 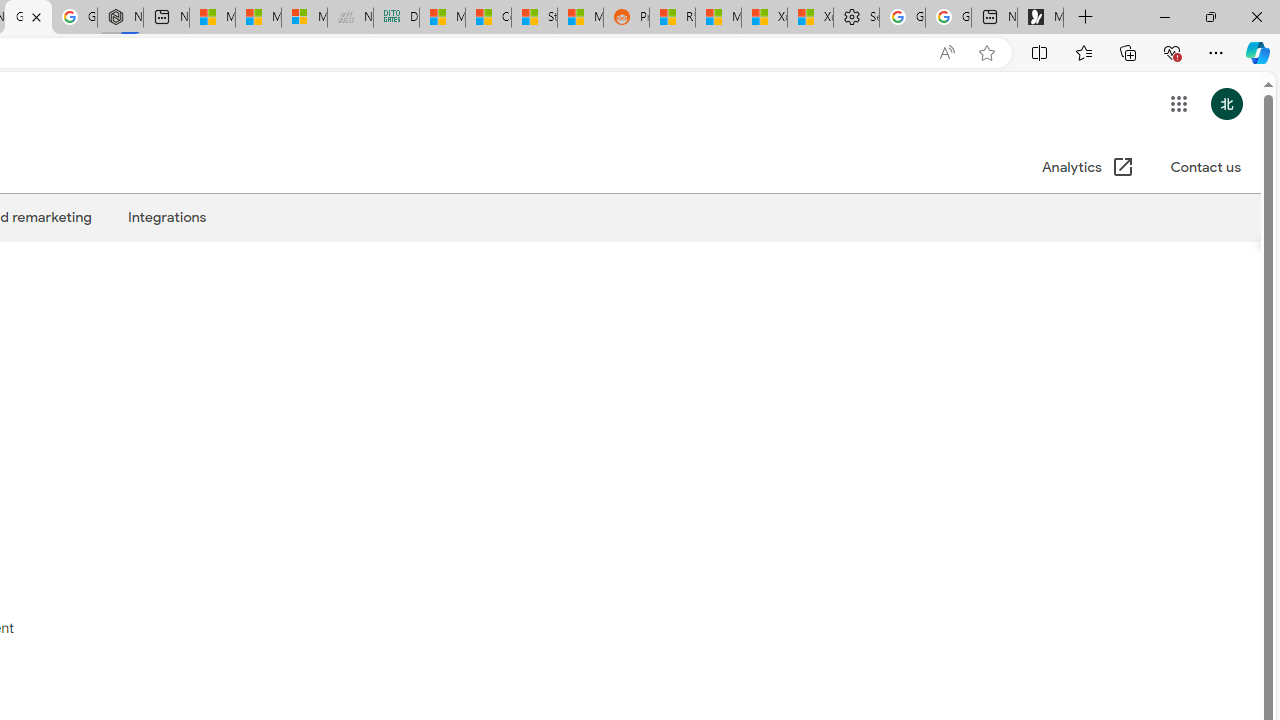 I want to click on 'Class: gb_E', so click(x=1178, y=104).